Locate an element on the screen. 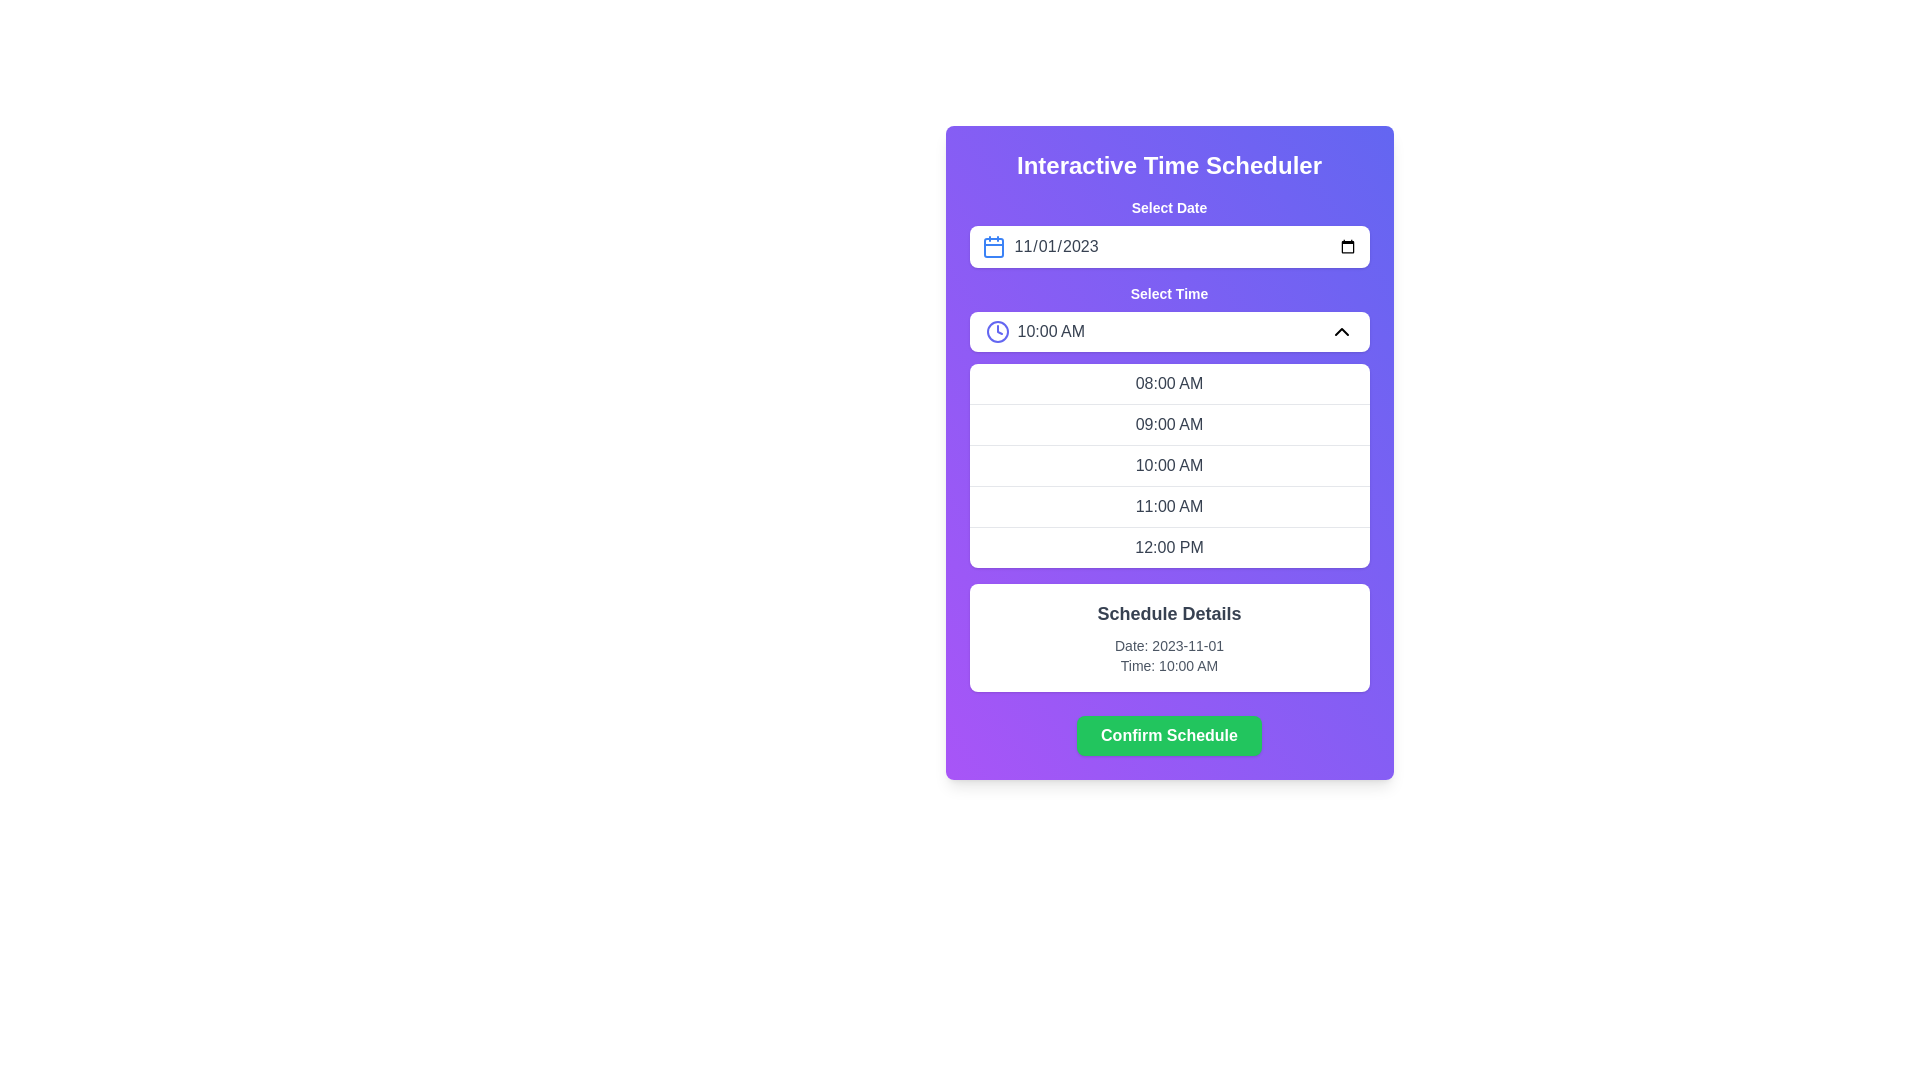 The width and height of the screenshot is (1920, 1080). the selectable list item for '12:00 PM' in the 'Select Time' dropdown menu is located at coordinates (1169, 547).